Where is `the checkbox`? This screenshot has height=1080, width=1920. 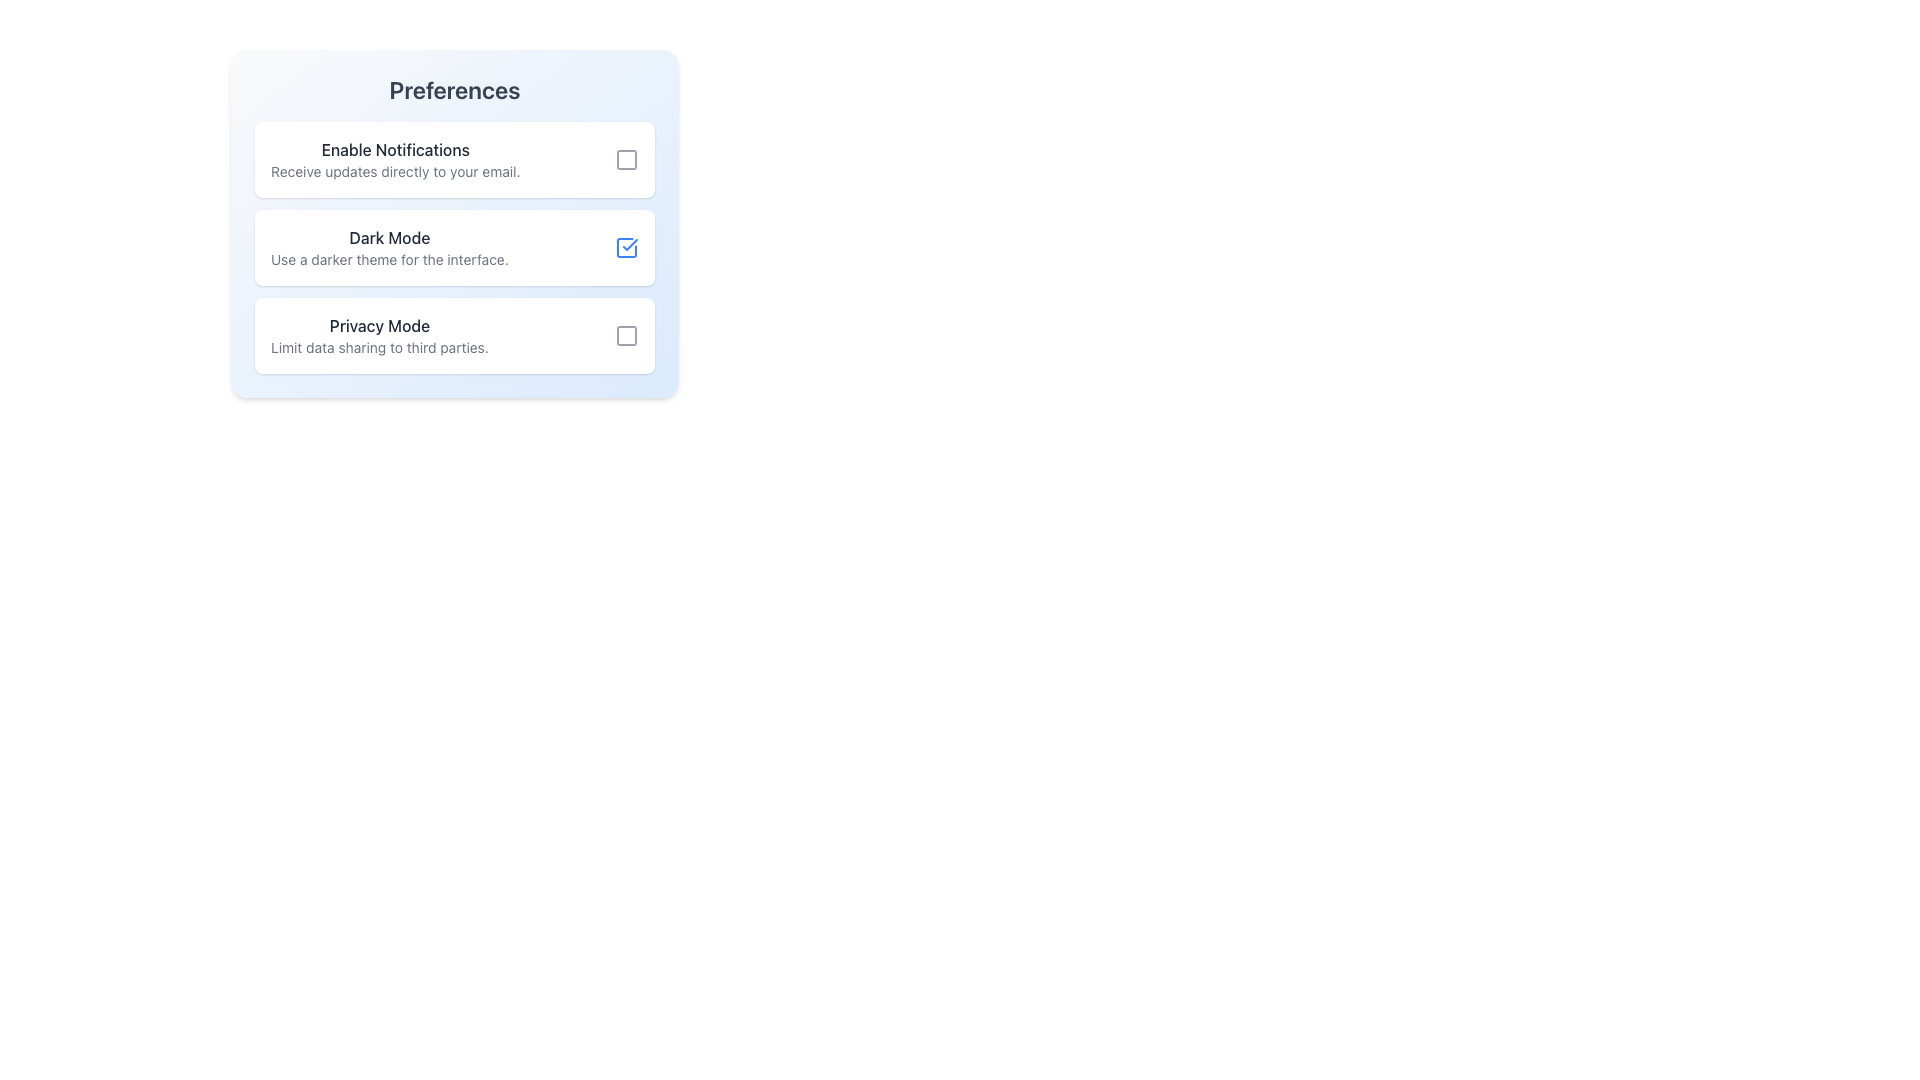 the checkbox is located at coordinates (626, 246).